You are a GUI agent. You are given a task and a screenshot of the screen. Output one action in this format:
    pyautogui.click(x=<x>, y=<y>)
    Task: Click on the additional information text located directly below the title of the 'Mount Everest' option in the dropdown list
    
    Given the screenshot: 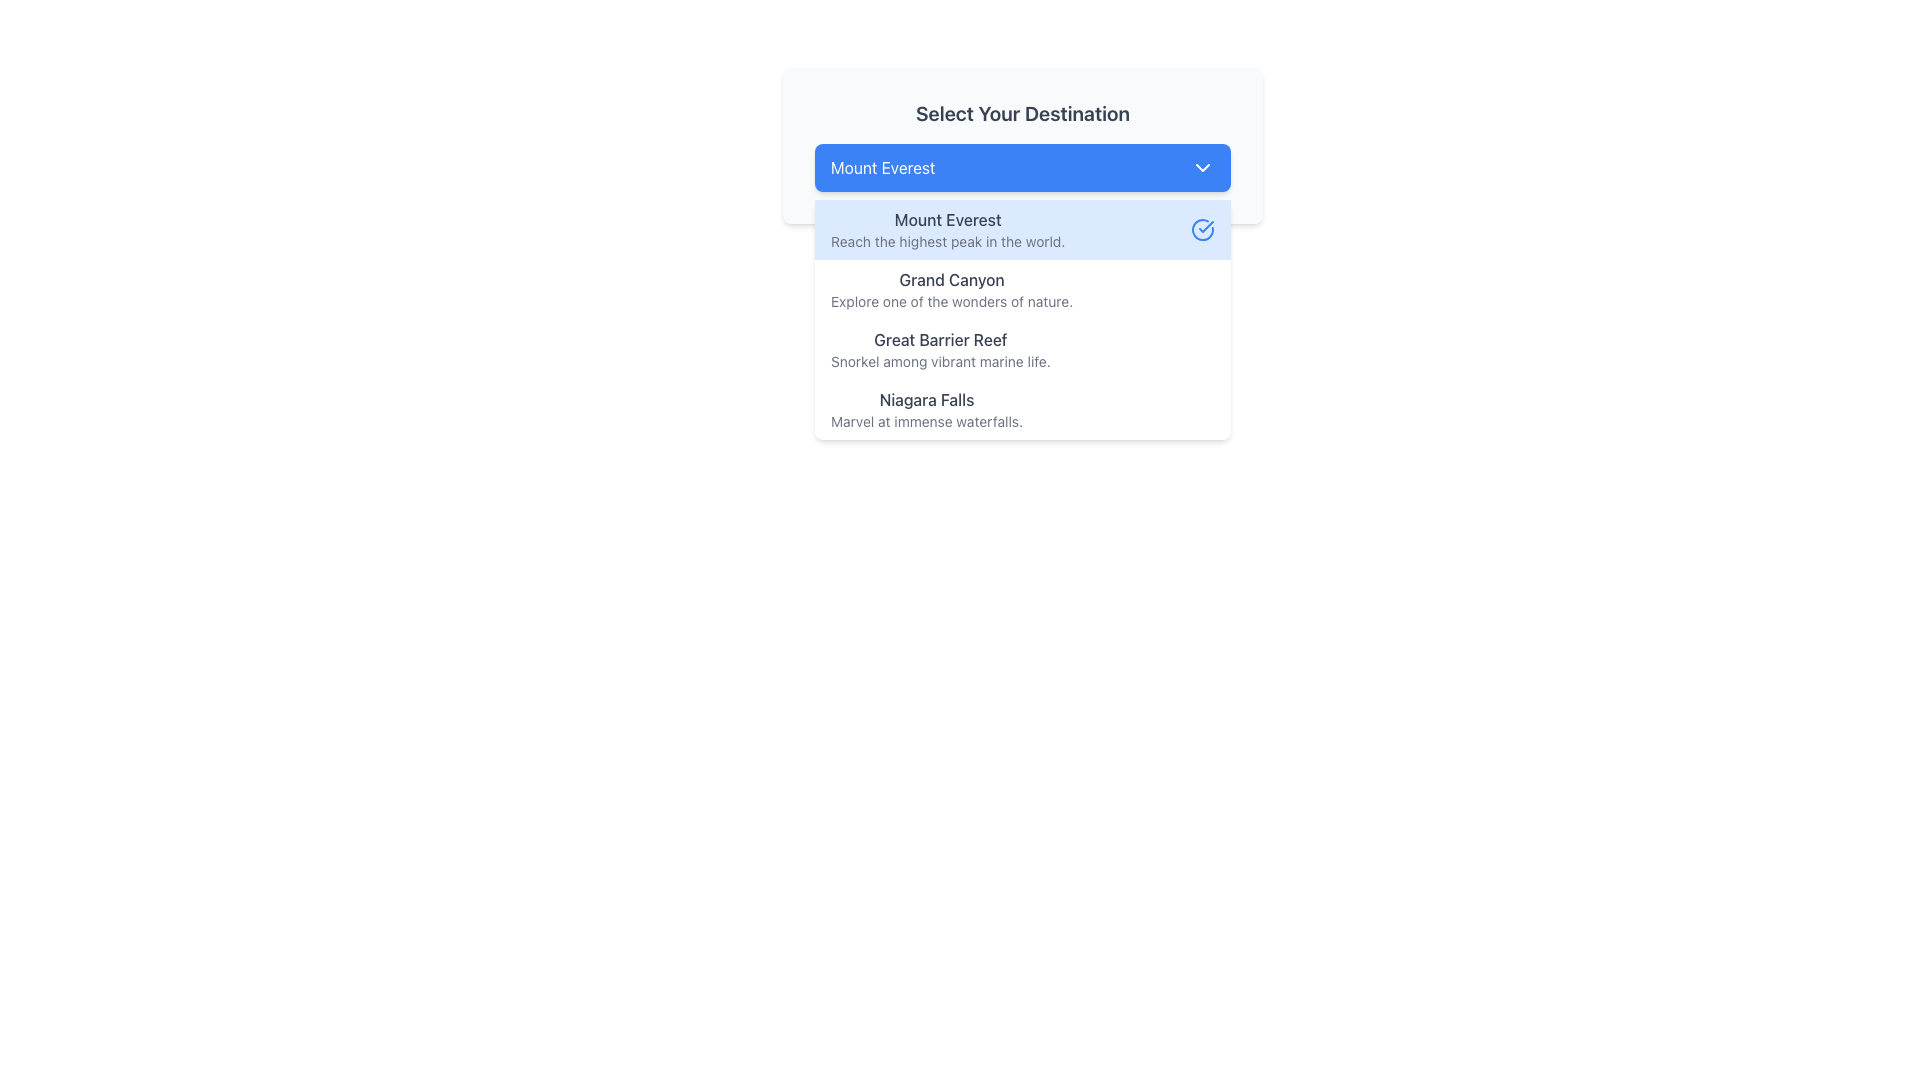 What is the action you would take?
    pyautogui.click(x=947, y=241)
    